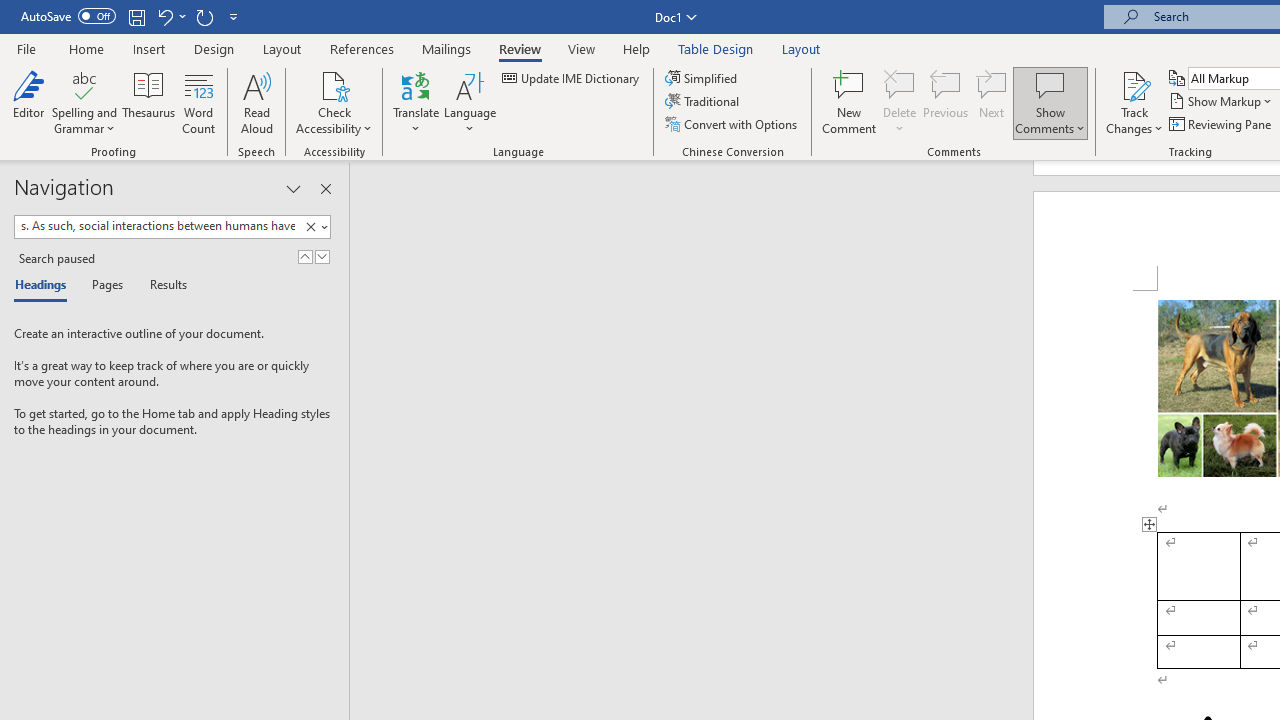 The height and width of the screenshot is (720, 1280). I want to click on 'Insert', so click(148, 48).